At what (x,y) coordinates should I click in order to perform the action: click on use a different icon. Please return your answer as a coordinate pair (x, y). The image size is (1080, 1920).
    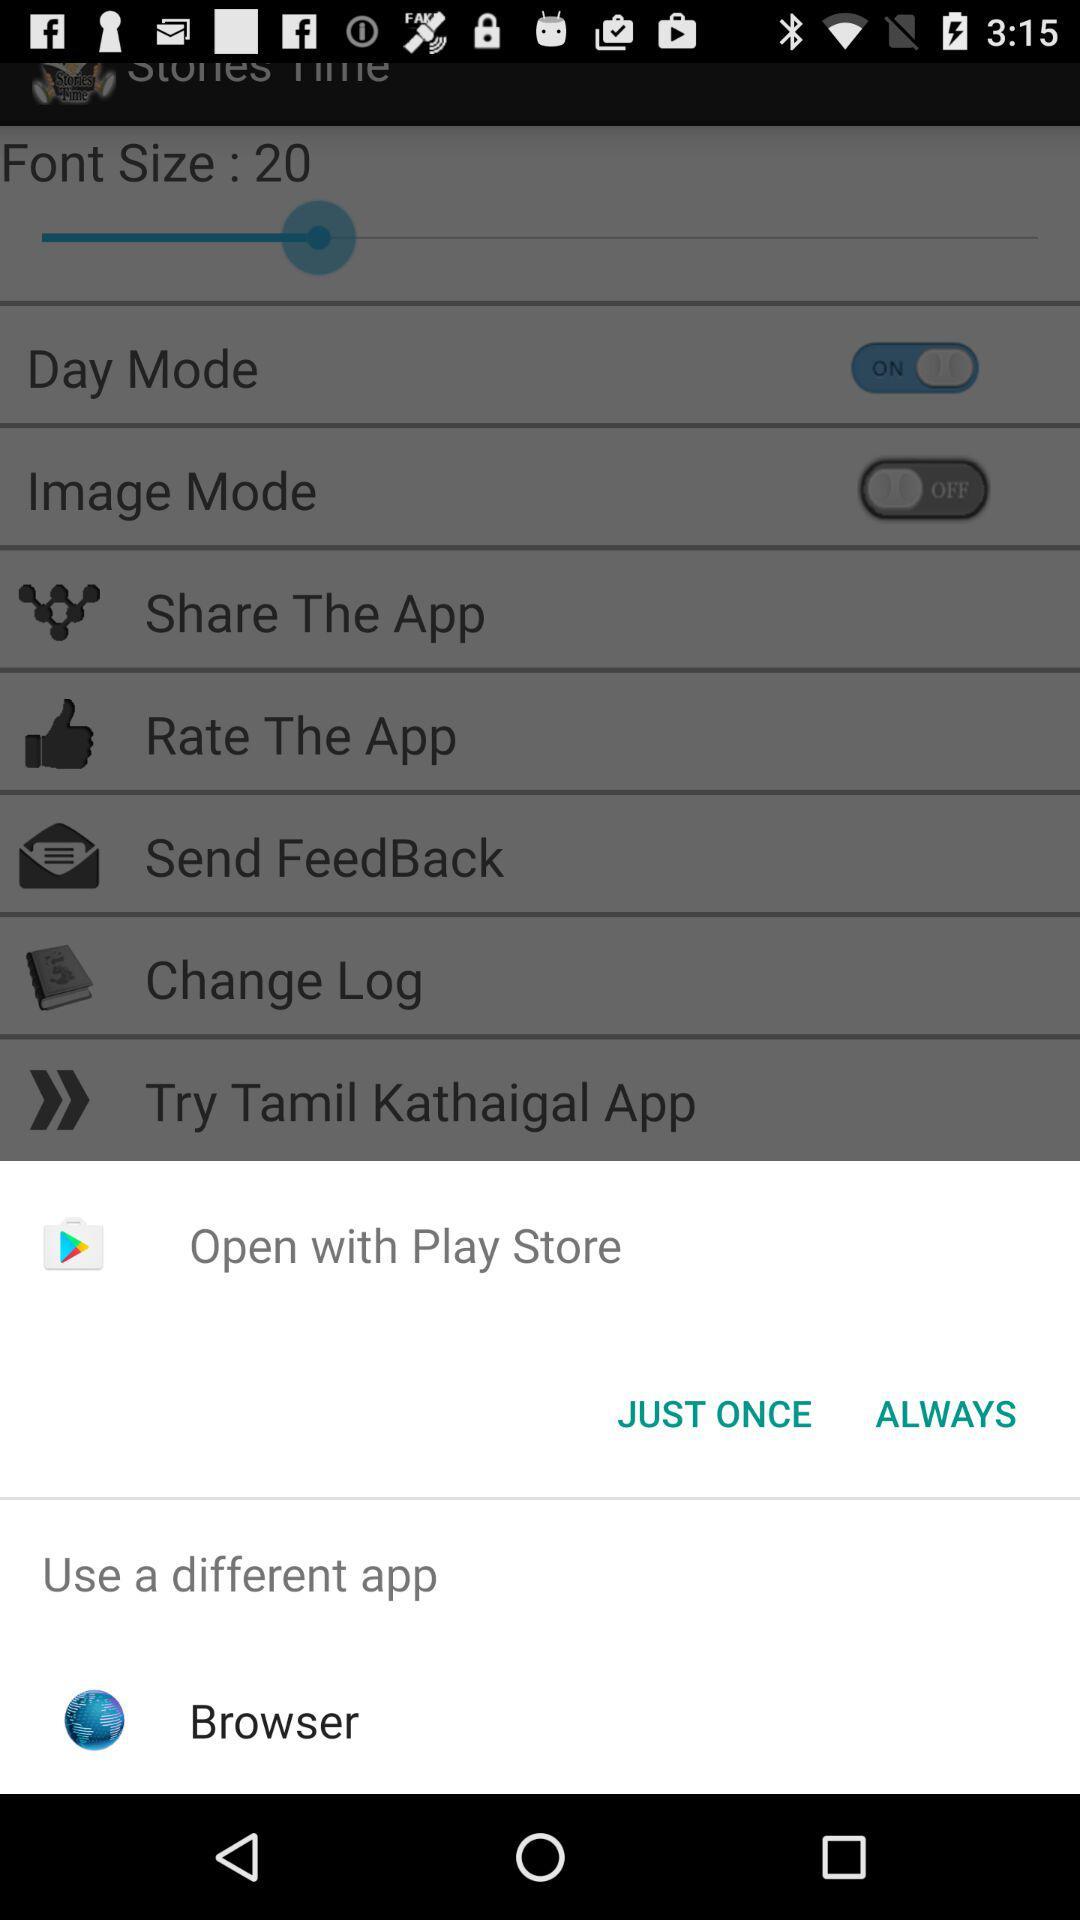
    Looking at the image, I should click on (540, 1572).